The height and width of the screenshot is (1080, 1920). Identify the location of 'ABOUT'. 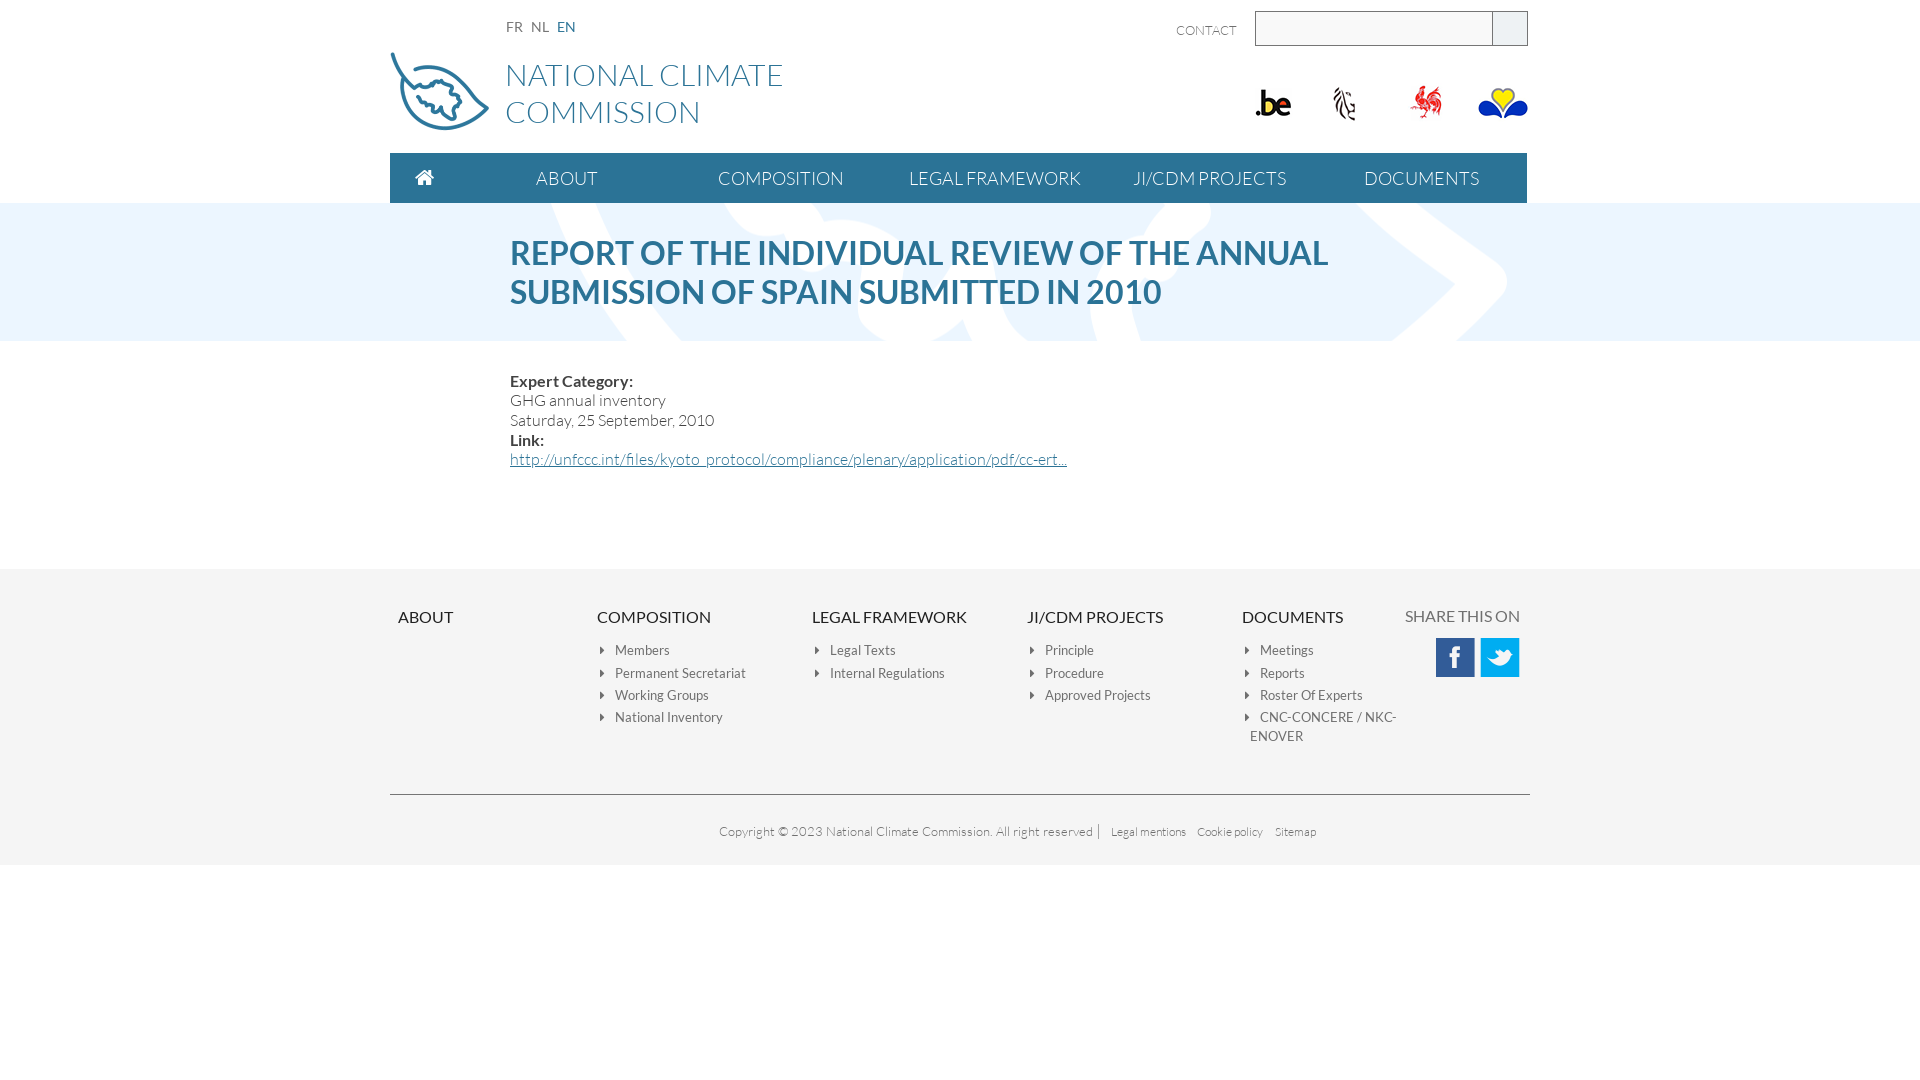
(565, 176).